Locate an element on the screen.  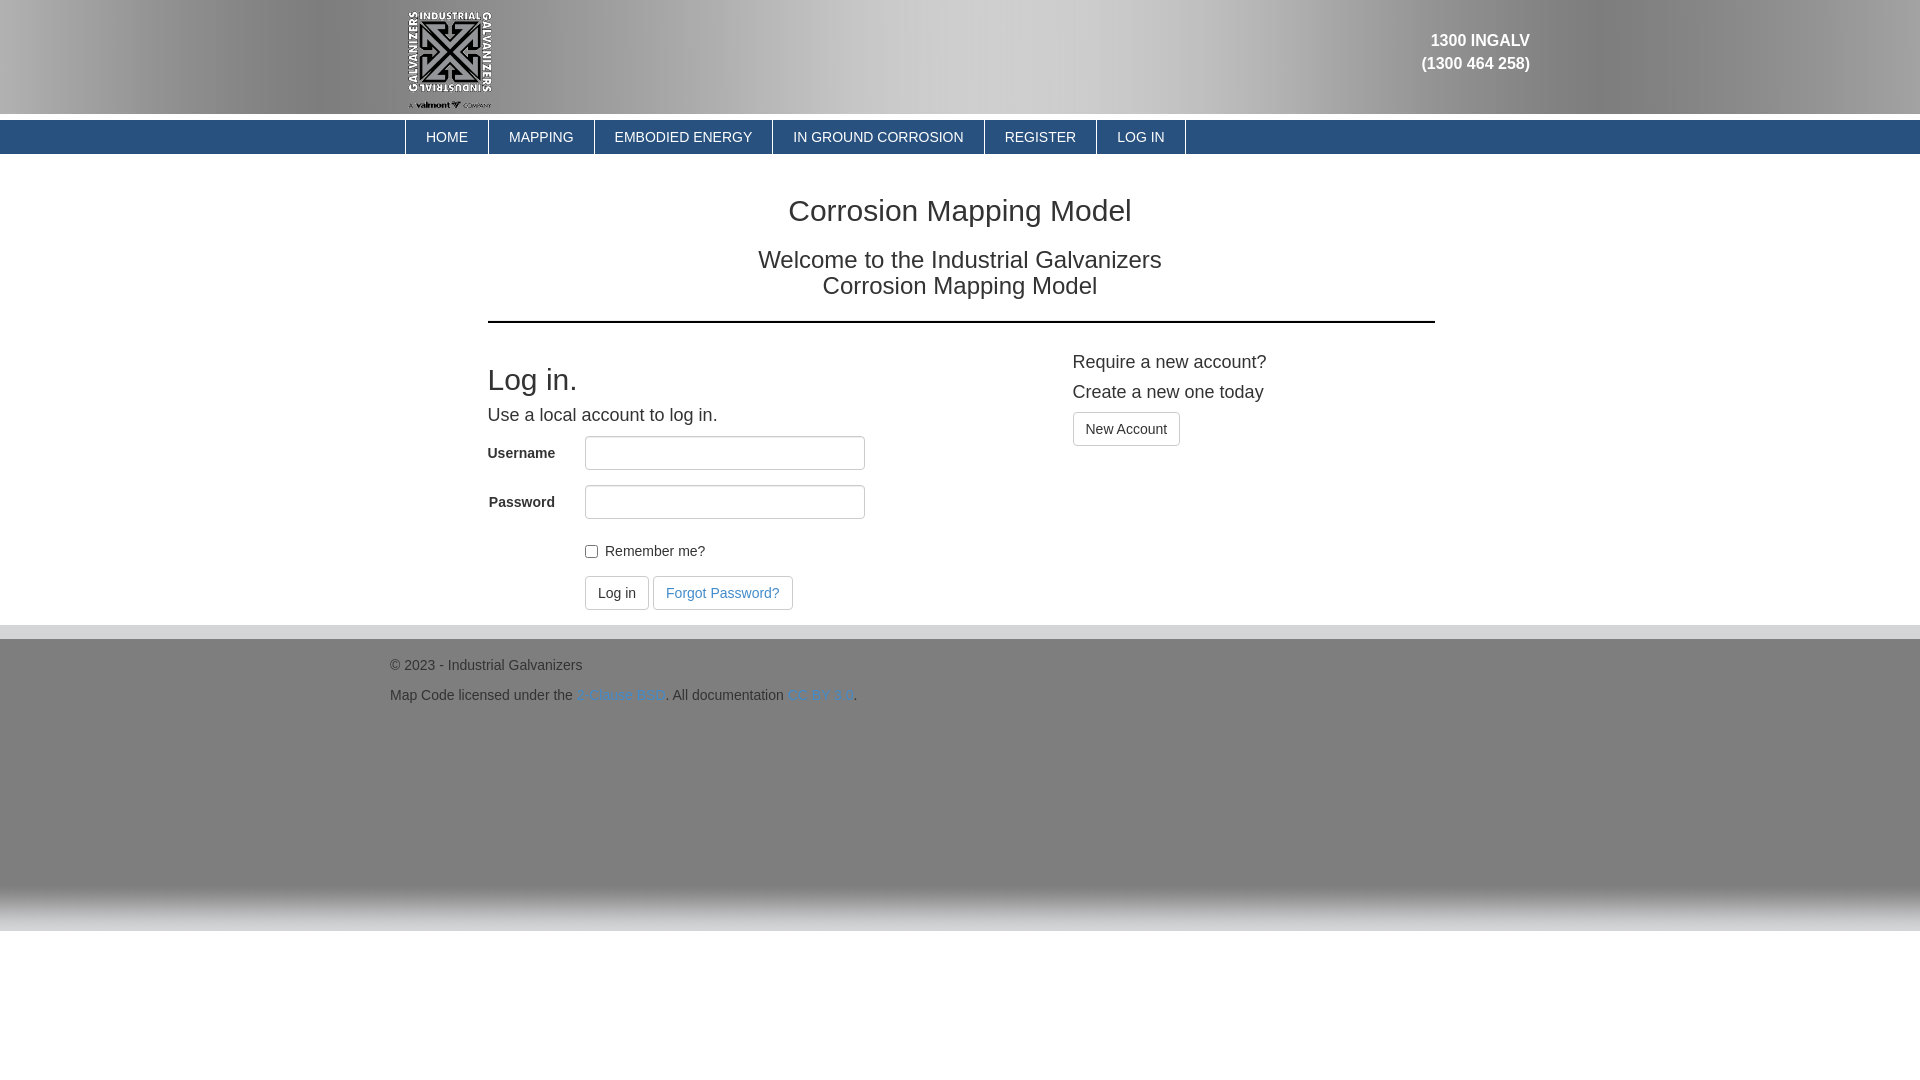
'New Account' is located at coordinates (1127, 427).